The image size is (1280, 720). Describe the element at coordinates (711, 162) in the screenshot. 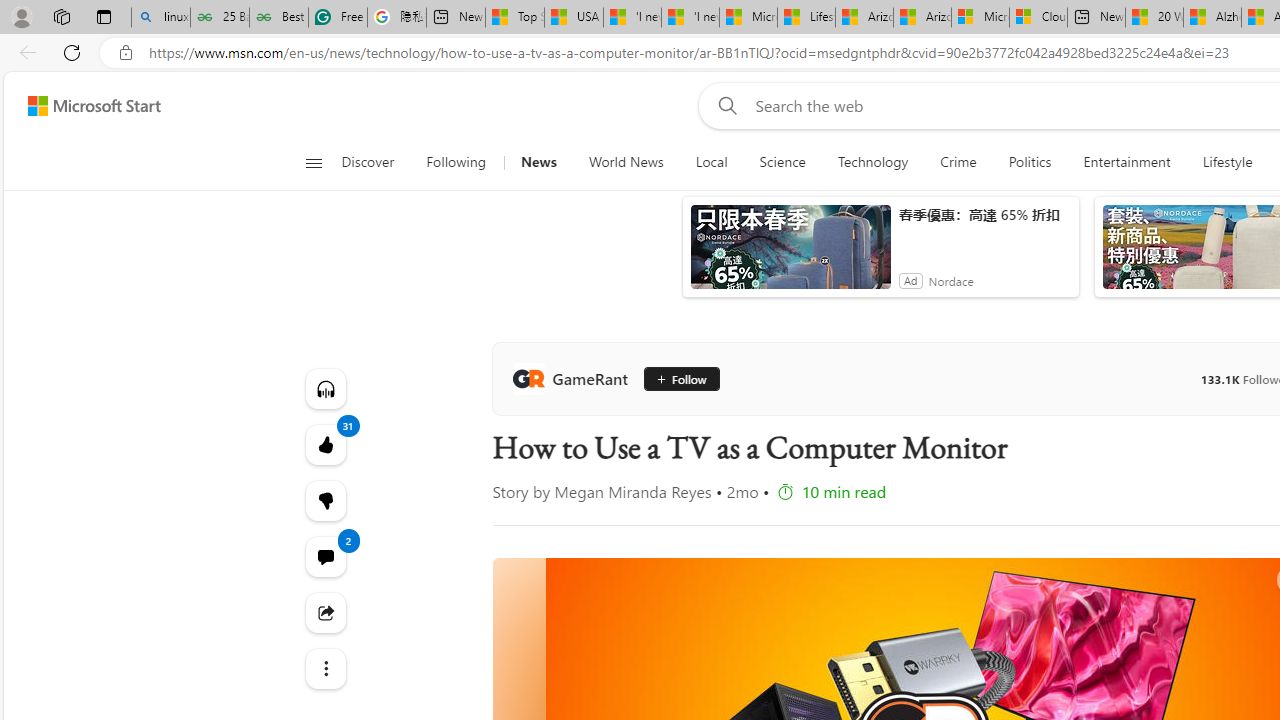

I see `'Local'` at that location.